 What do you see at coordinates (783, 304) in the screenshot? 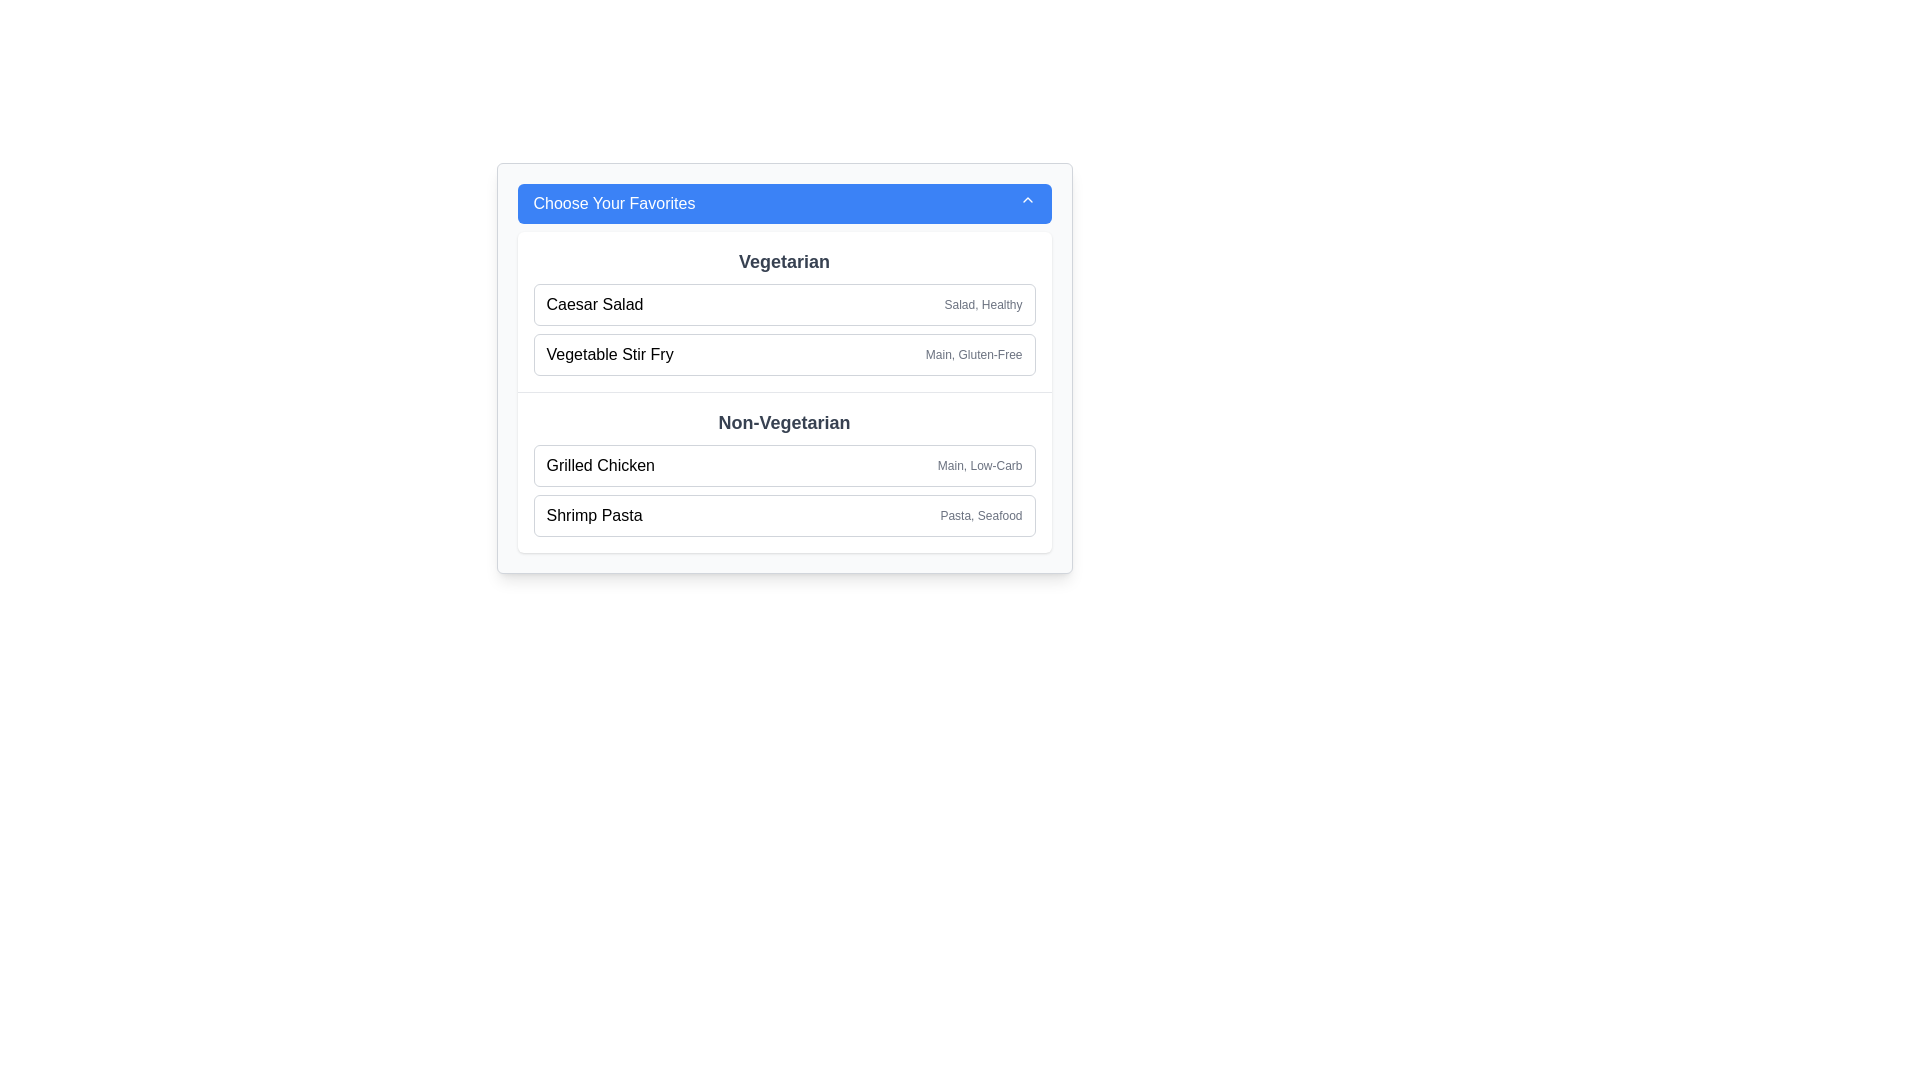
I see `the first selectable list item labeled 'Caesar Salad' under the 'Vegetarian' section` at bounding box center [783, 304].